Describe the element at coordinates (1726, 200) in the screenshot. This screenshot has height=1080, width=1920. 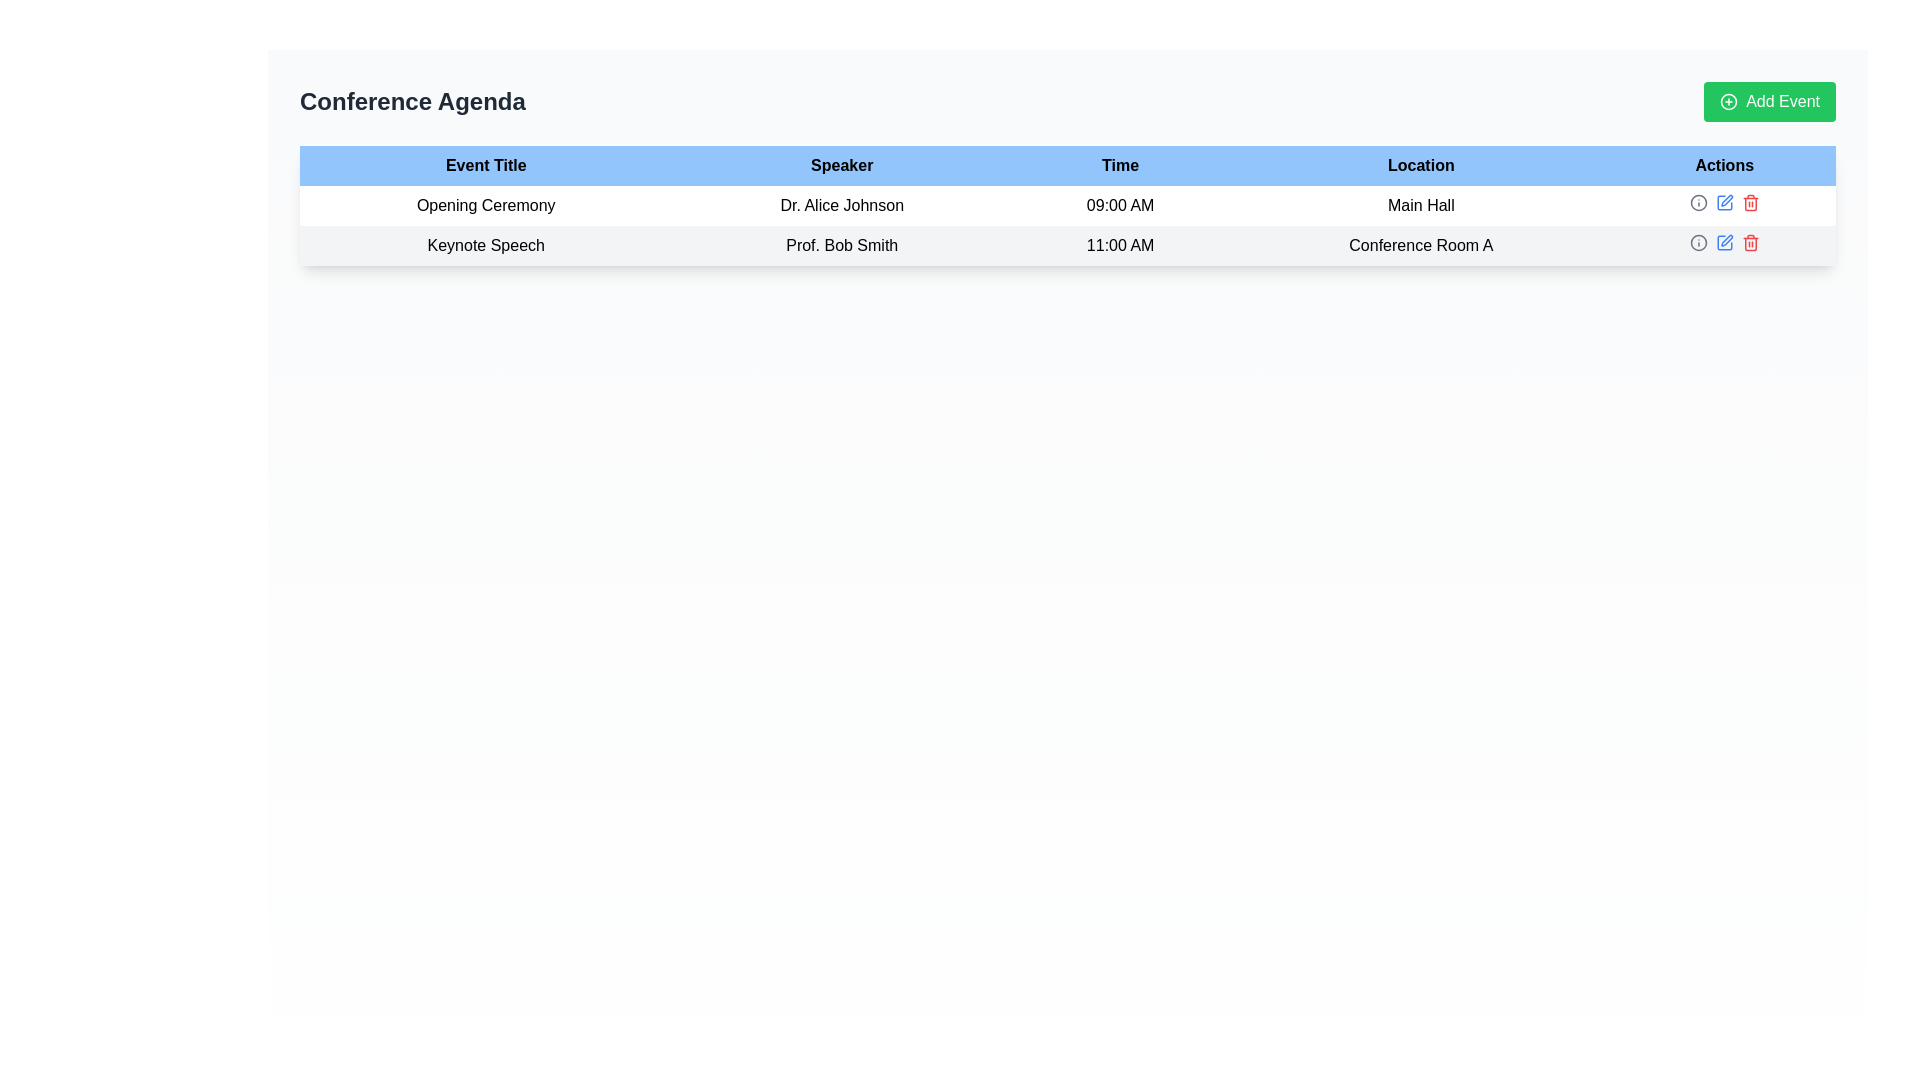
I see `the edit icon (pen icon) in the 'Actions' column of the 'Conference Agenda' table to modify the details of the 'Keynote Speech' row` at that location.